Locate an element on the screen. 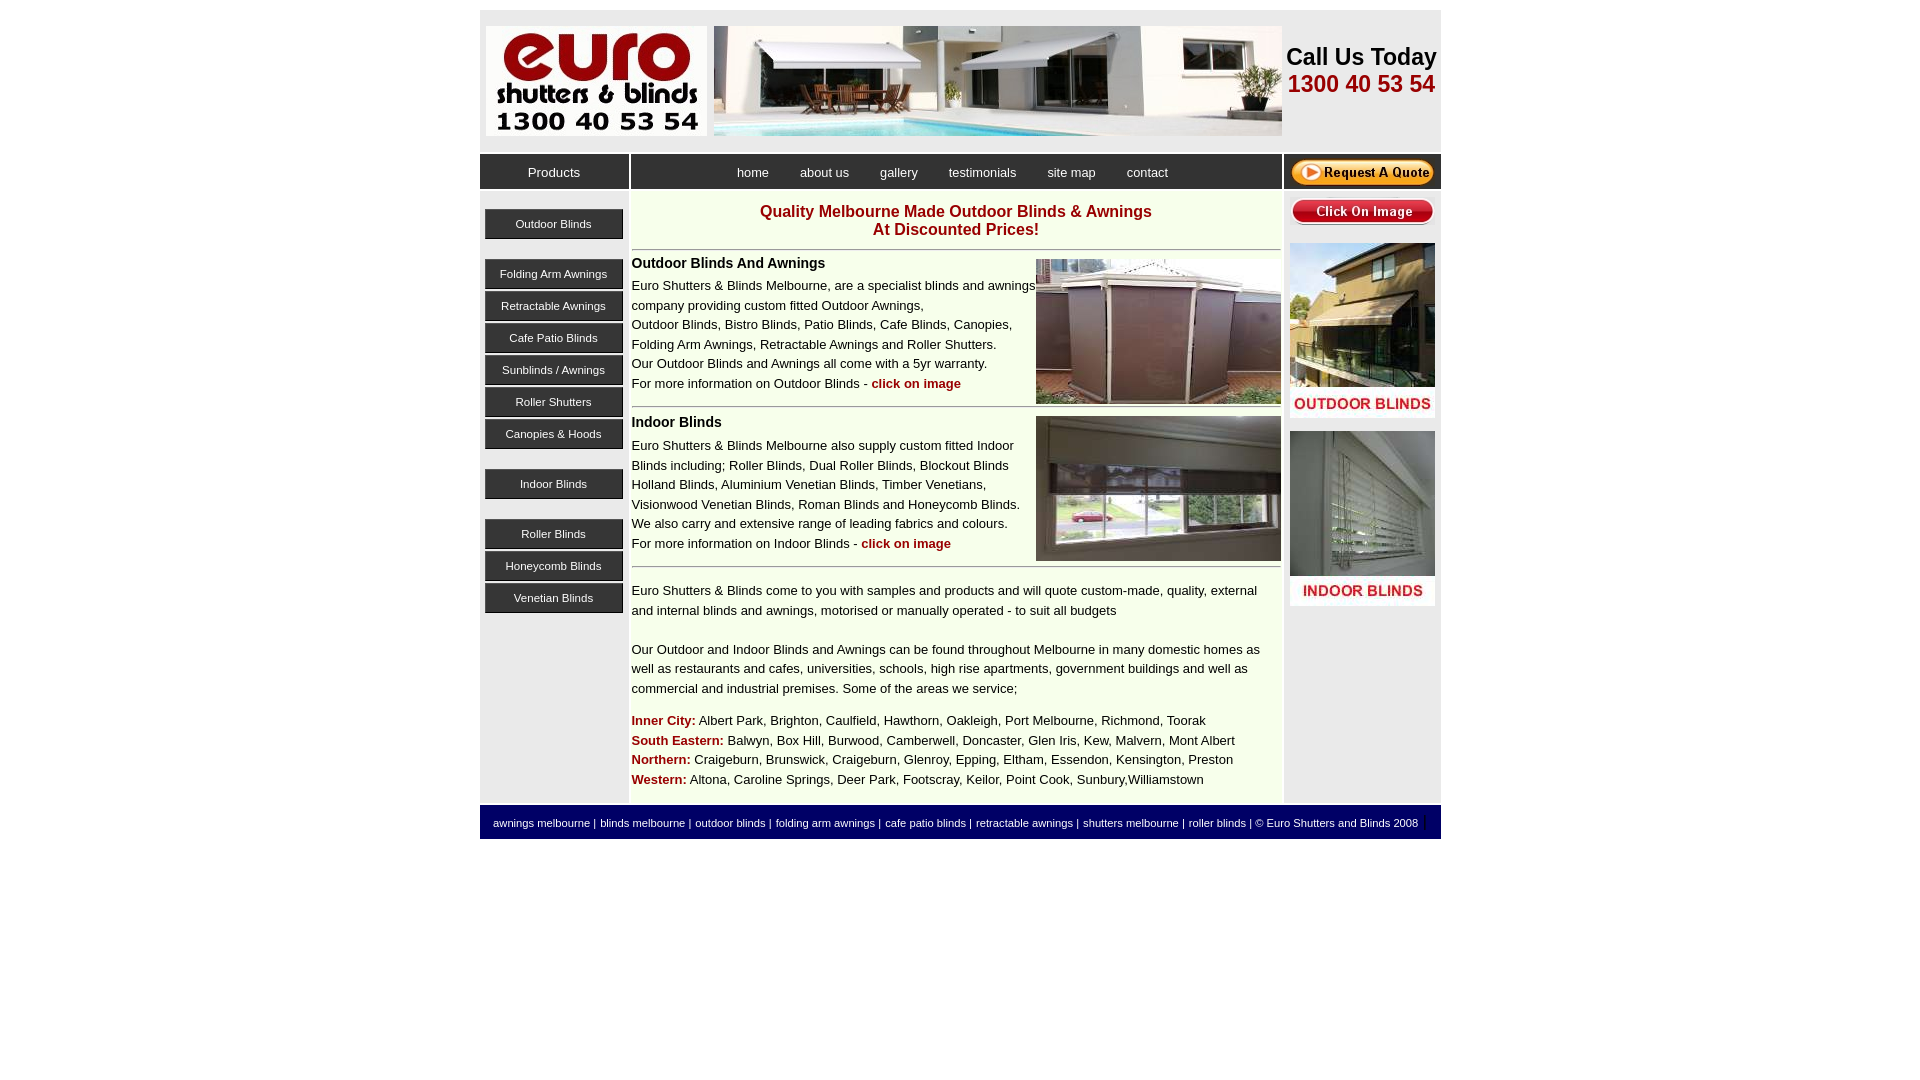  'Venetian Blinds' is located at coordinates (484, 596).